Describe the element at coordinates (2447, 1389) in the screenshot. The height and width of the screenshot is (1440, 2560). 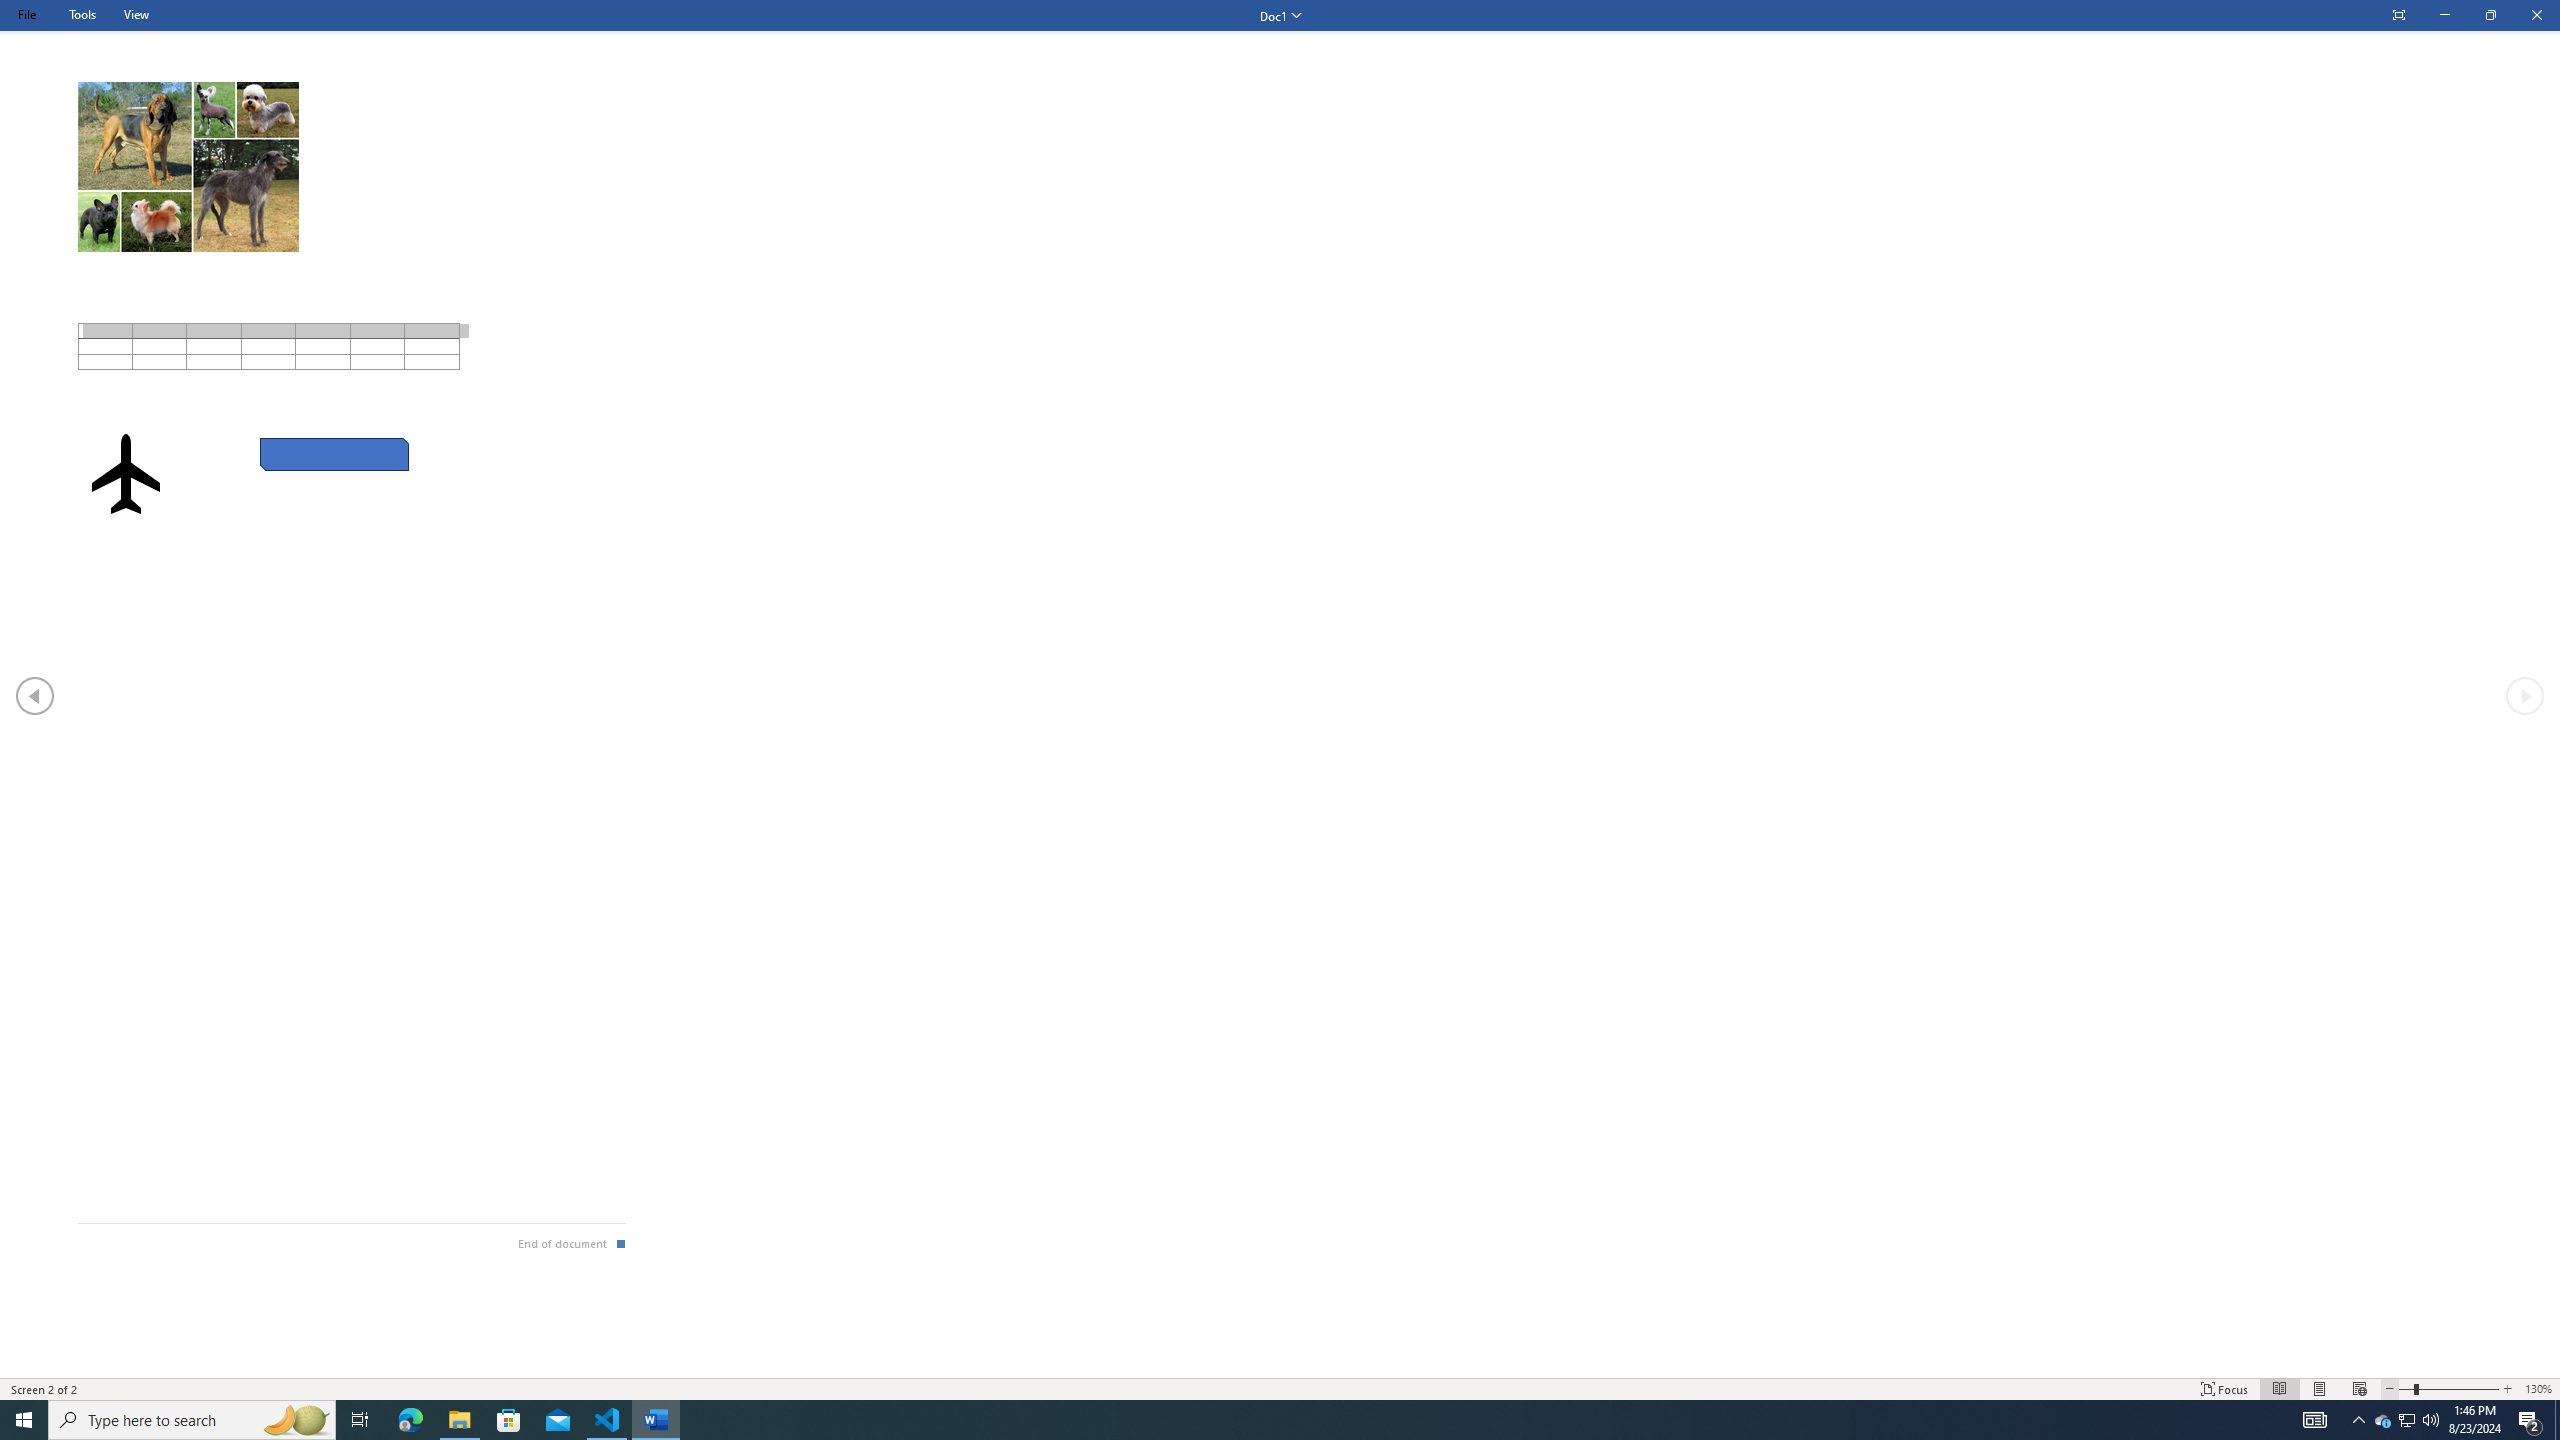
I see `'Text Size'` at that location.